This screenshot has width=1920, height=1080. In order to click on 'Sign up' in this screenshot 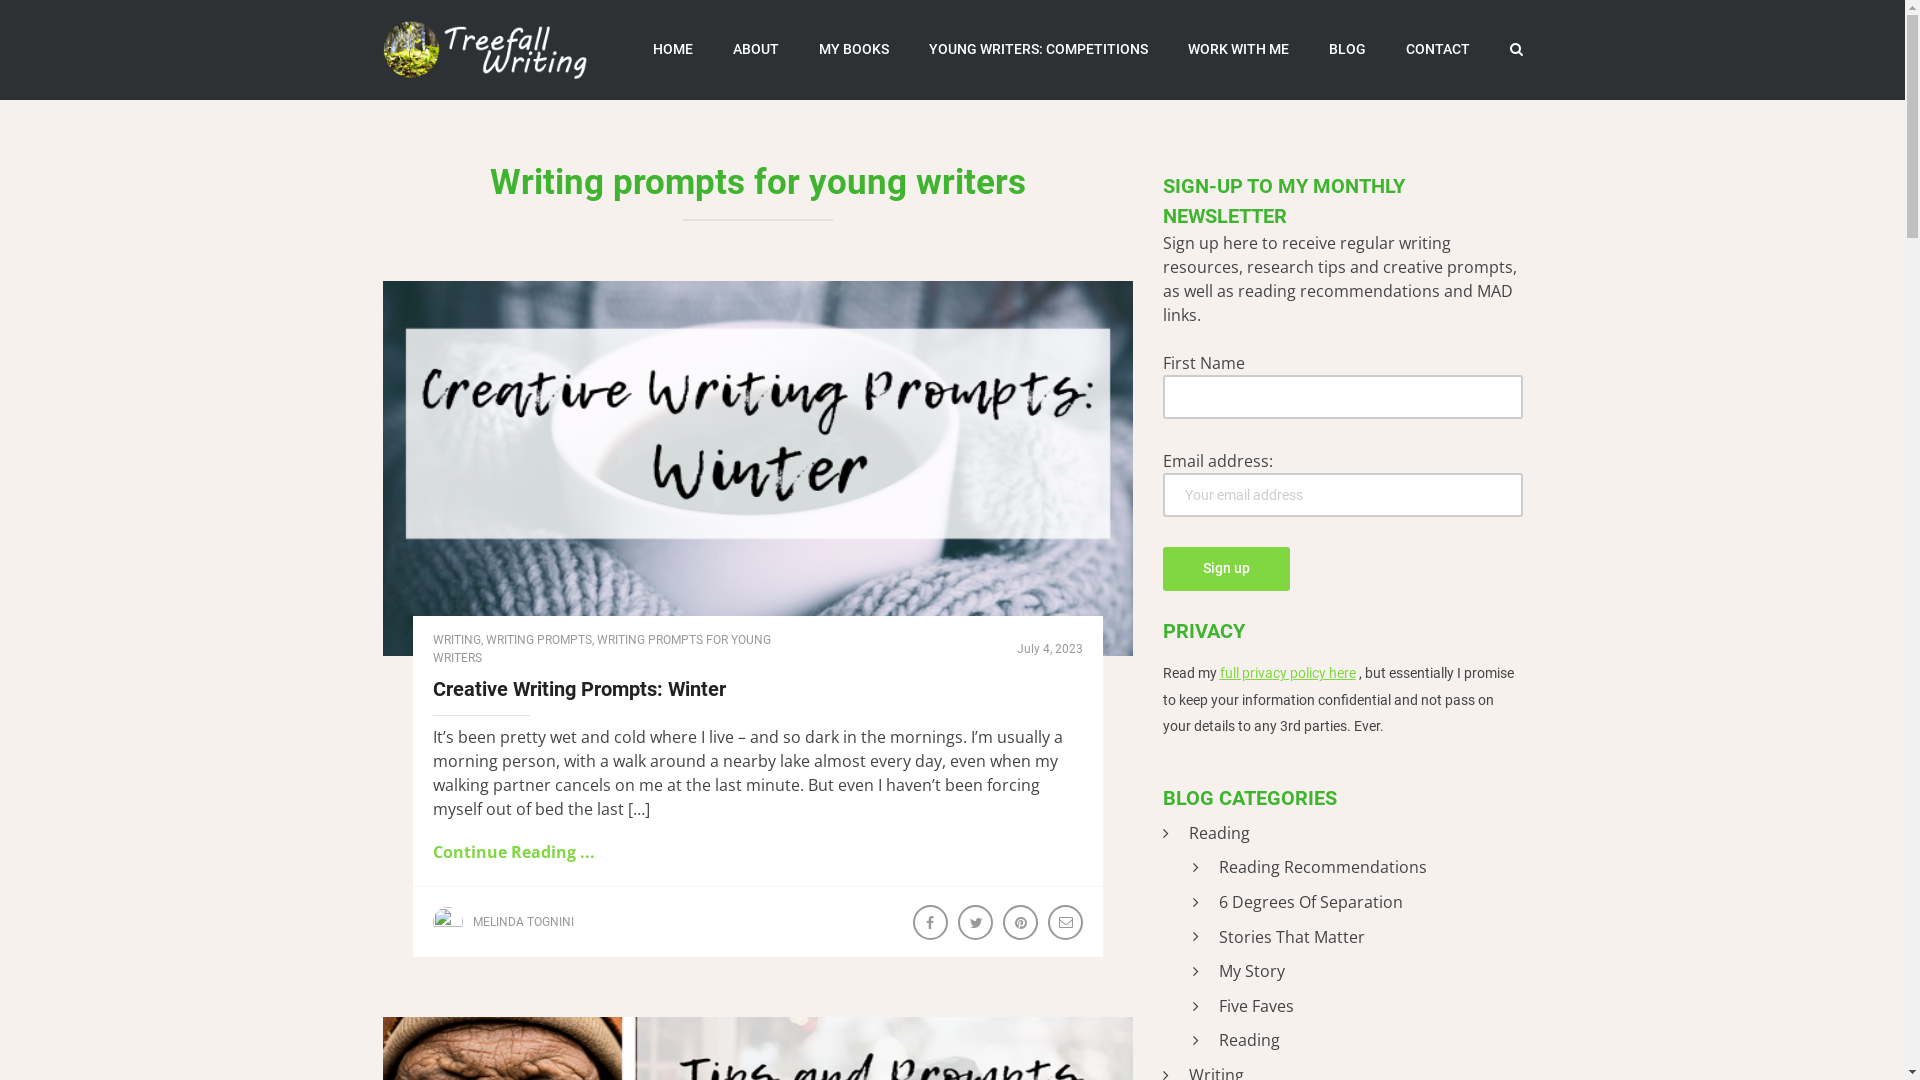, I will do `click(1224, 569)`.